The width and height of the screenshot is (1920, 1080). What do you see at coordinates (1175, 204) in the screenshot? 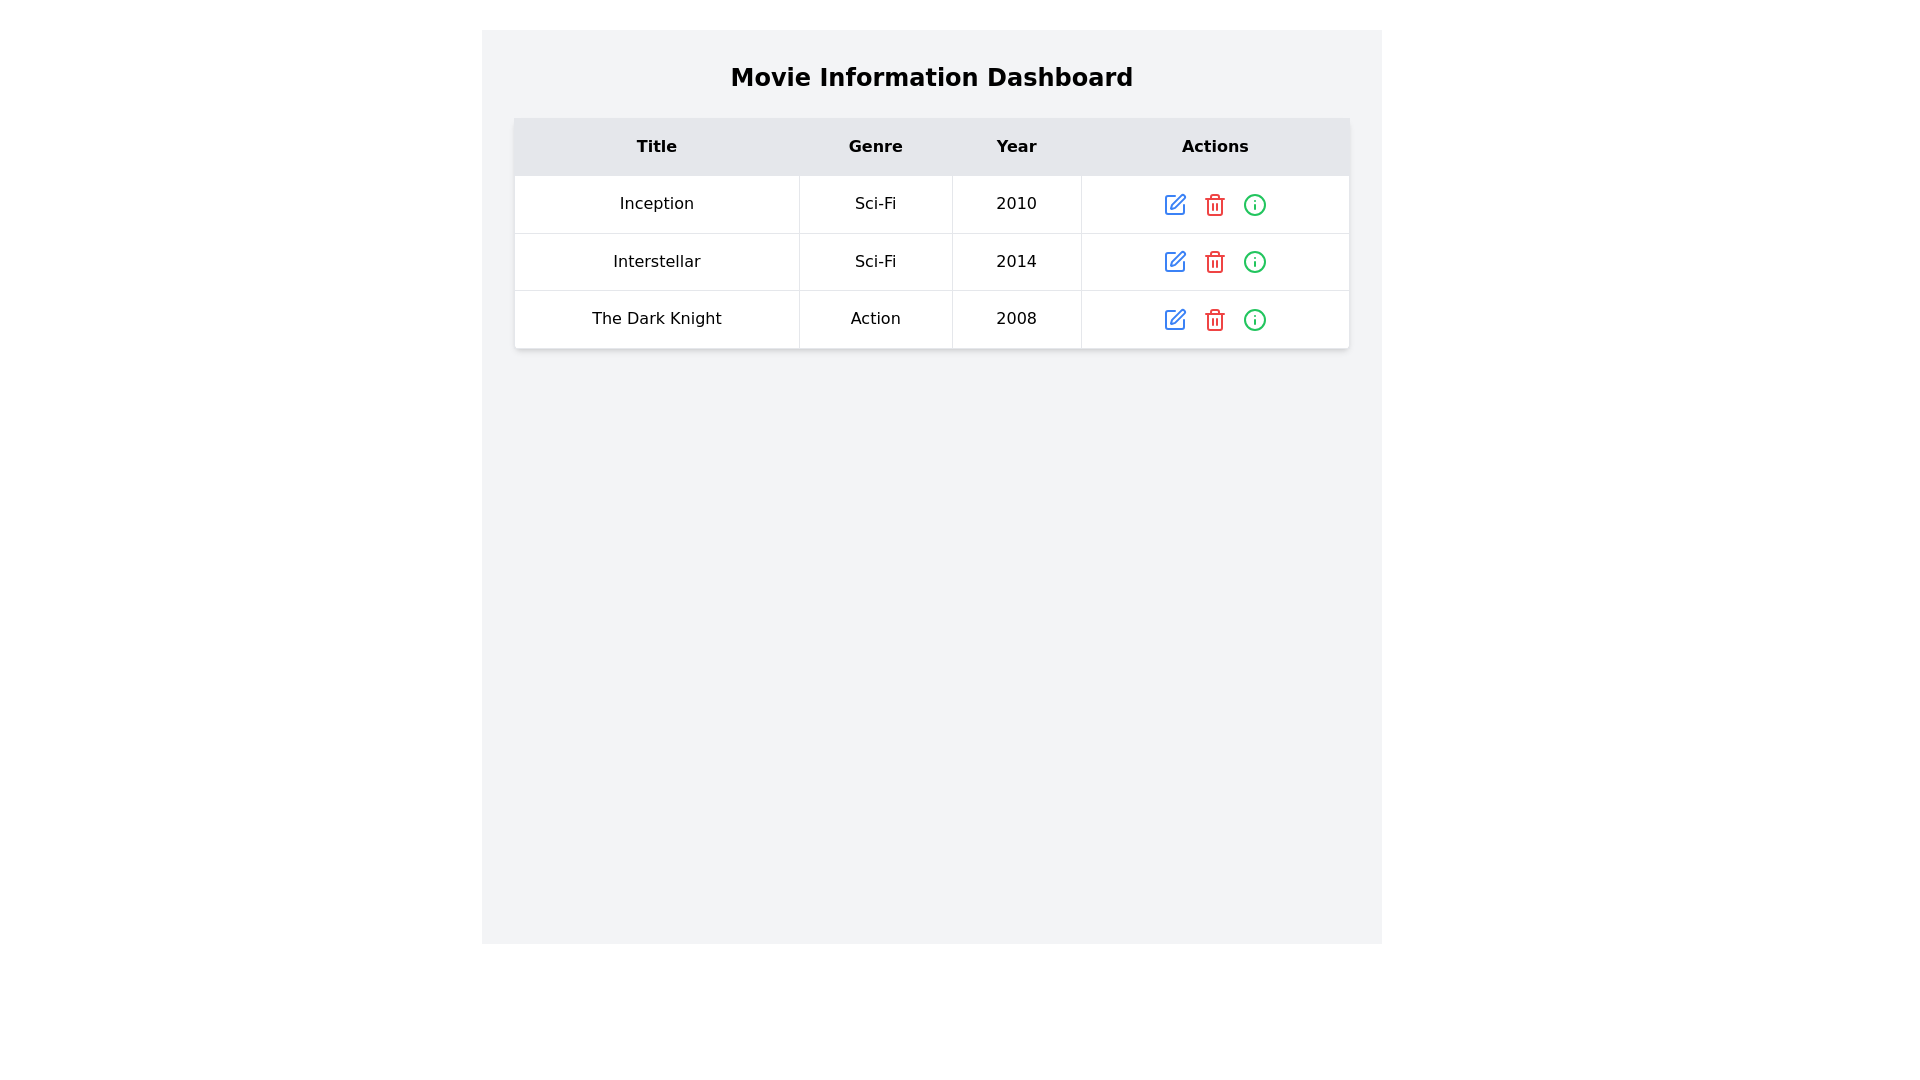
I see `the pen icon button in the Actions column of the first row, which corresponds to the movie 'Inception'` at bounding box center [1175, 204].